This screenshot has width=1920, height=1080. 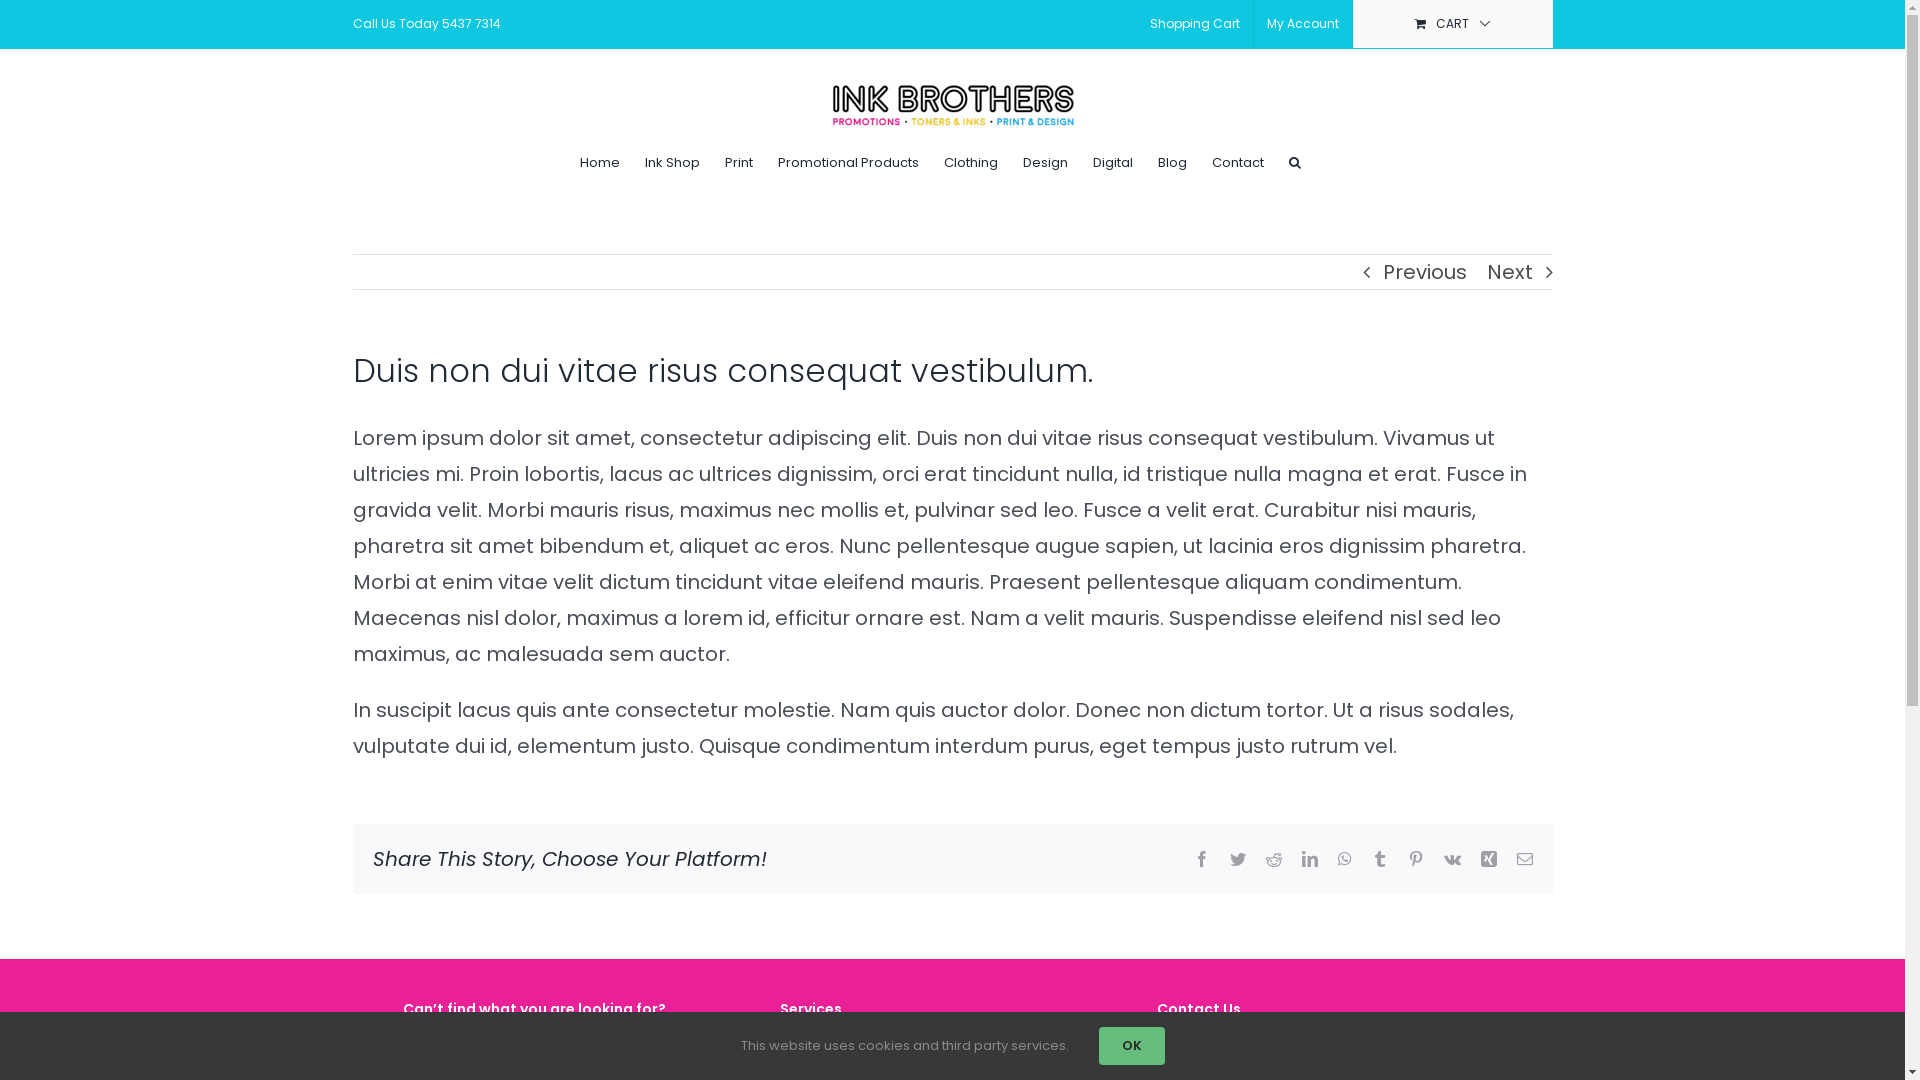 I want to click on 'LinkedIn', so click(x=1310, y=858).